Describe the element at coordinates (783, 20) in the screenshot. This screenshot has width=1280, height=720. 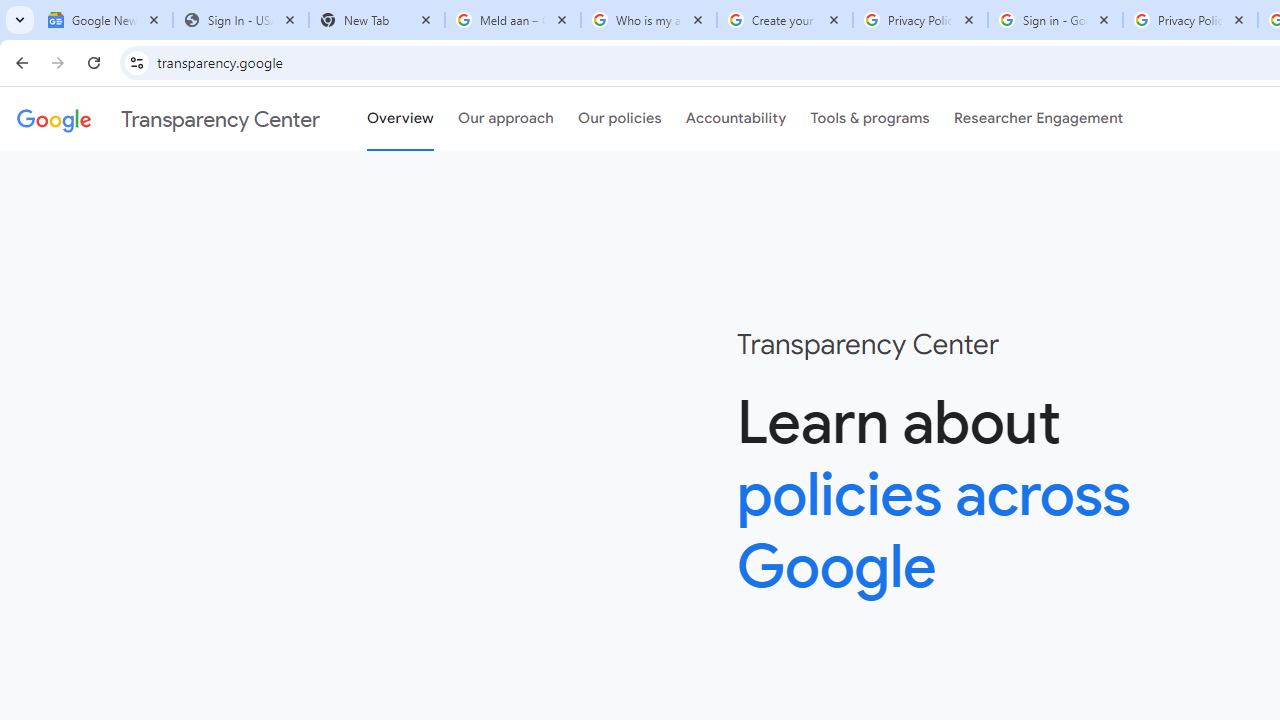
I see `'Create your Google Account'` at that location.